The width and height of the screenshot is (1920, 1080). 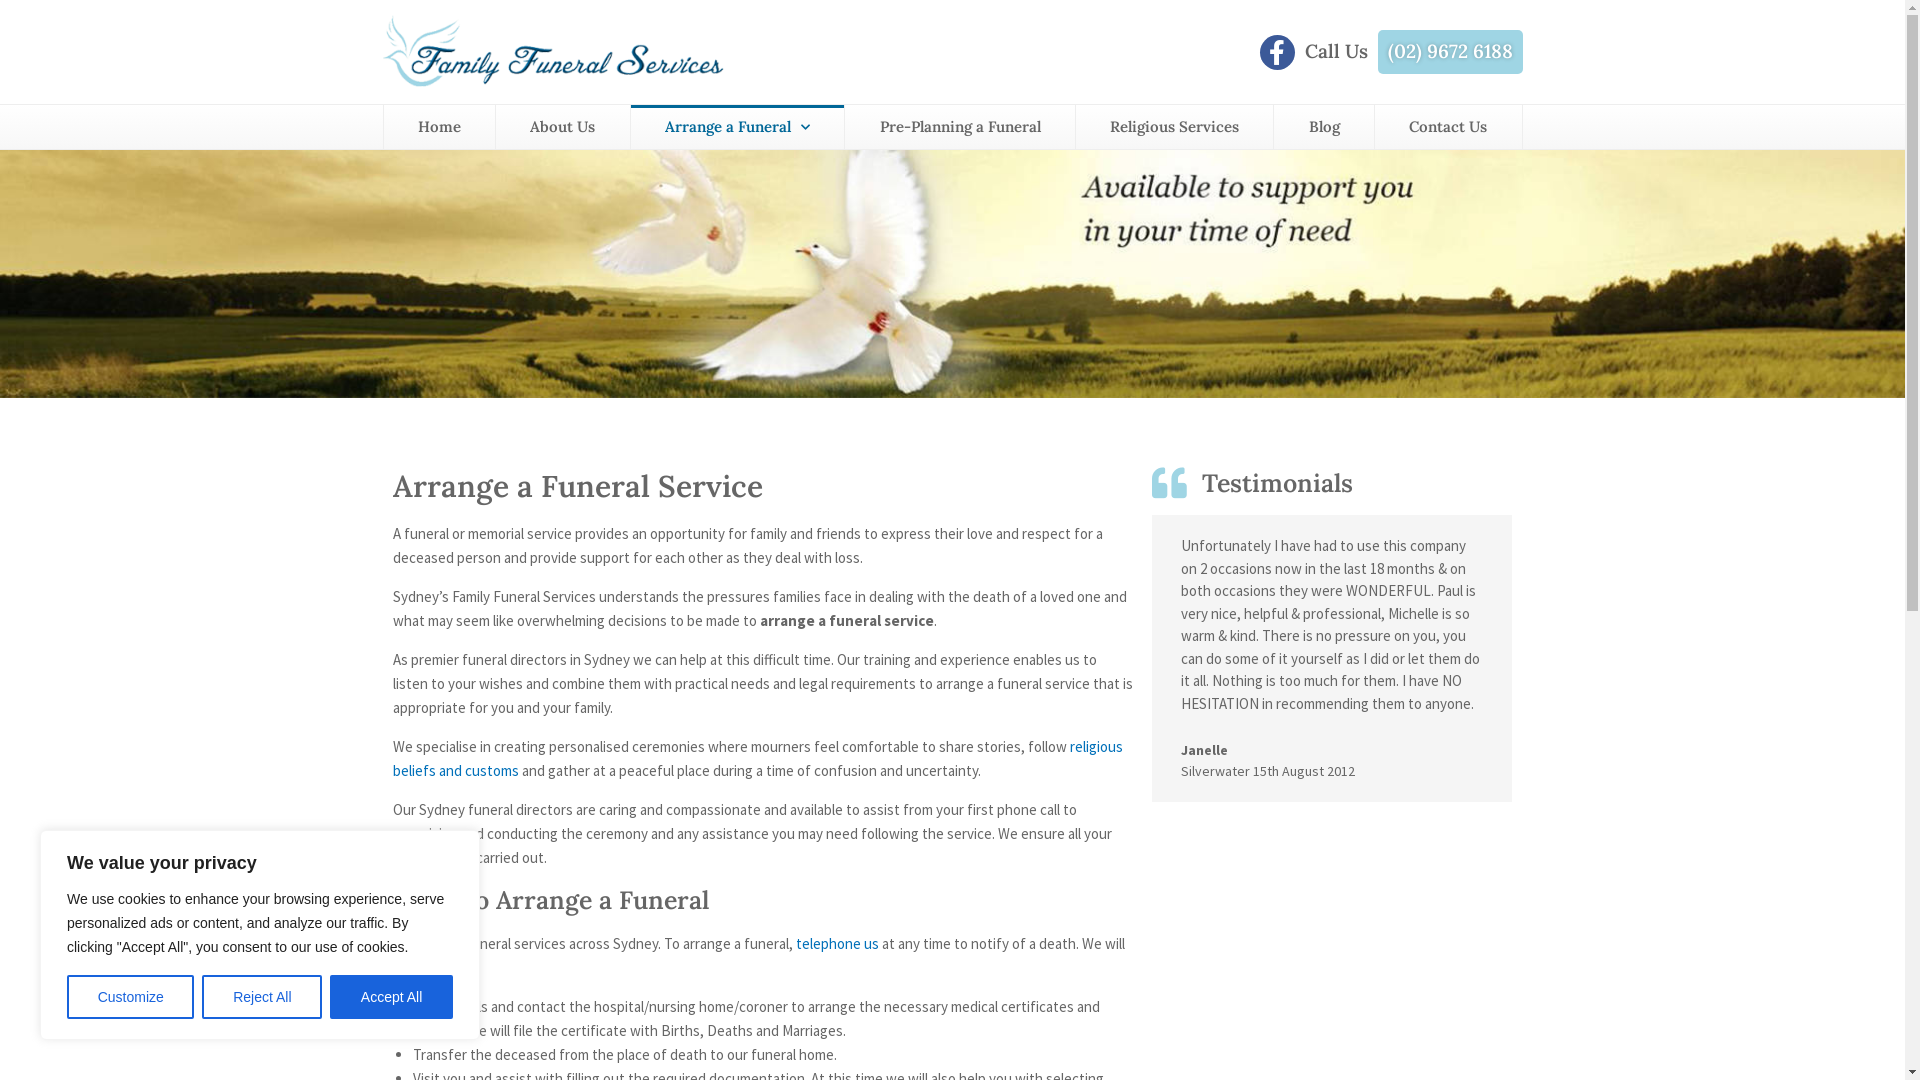 I want to click on 'Accept All', so click(x=391, y=996).